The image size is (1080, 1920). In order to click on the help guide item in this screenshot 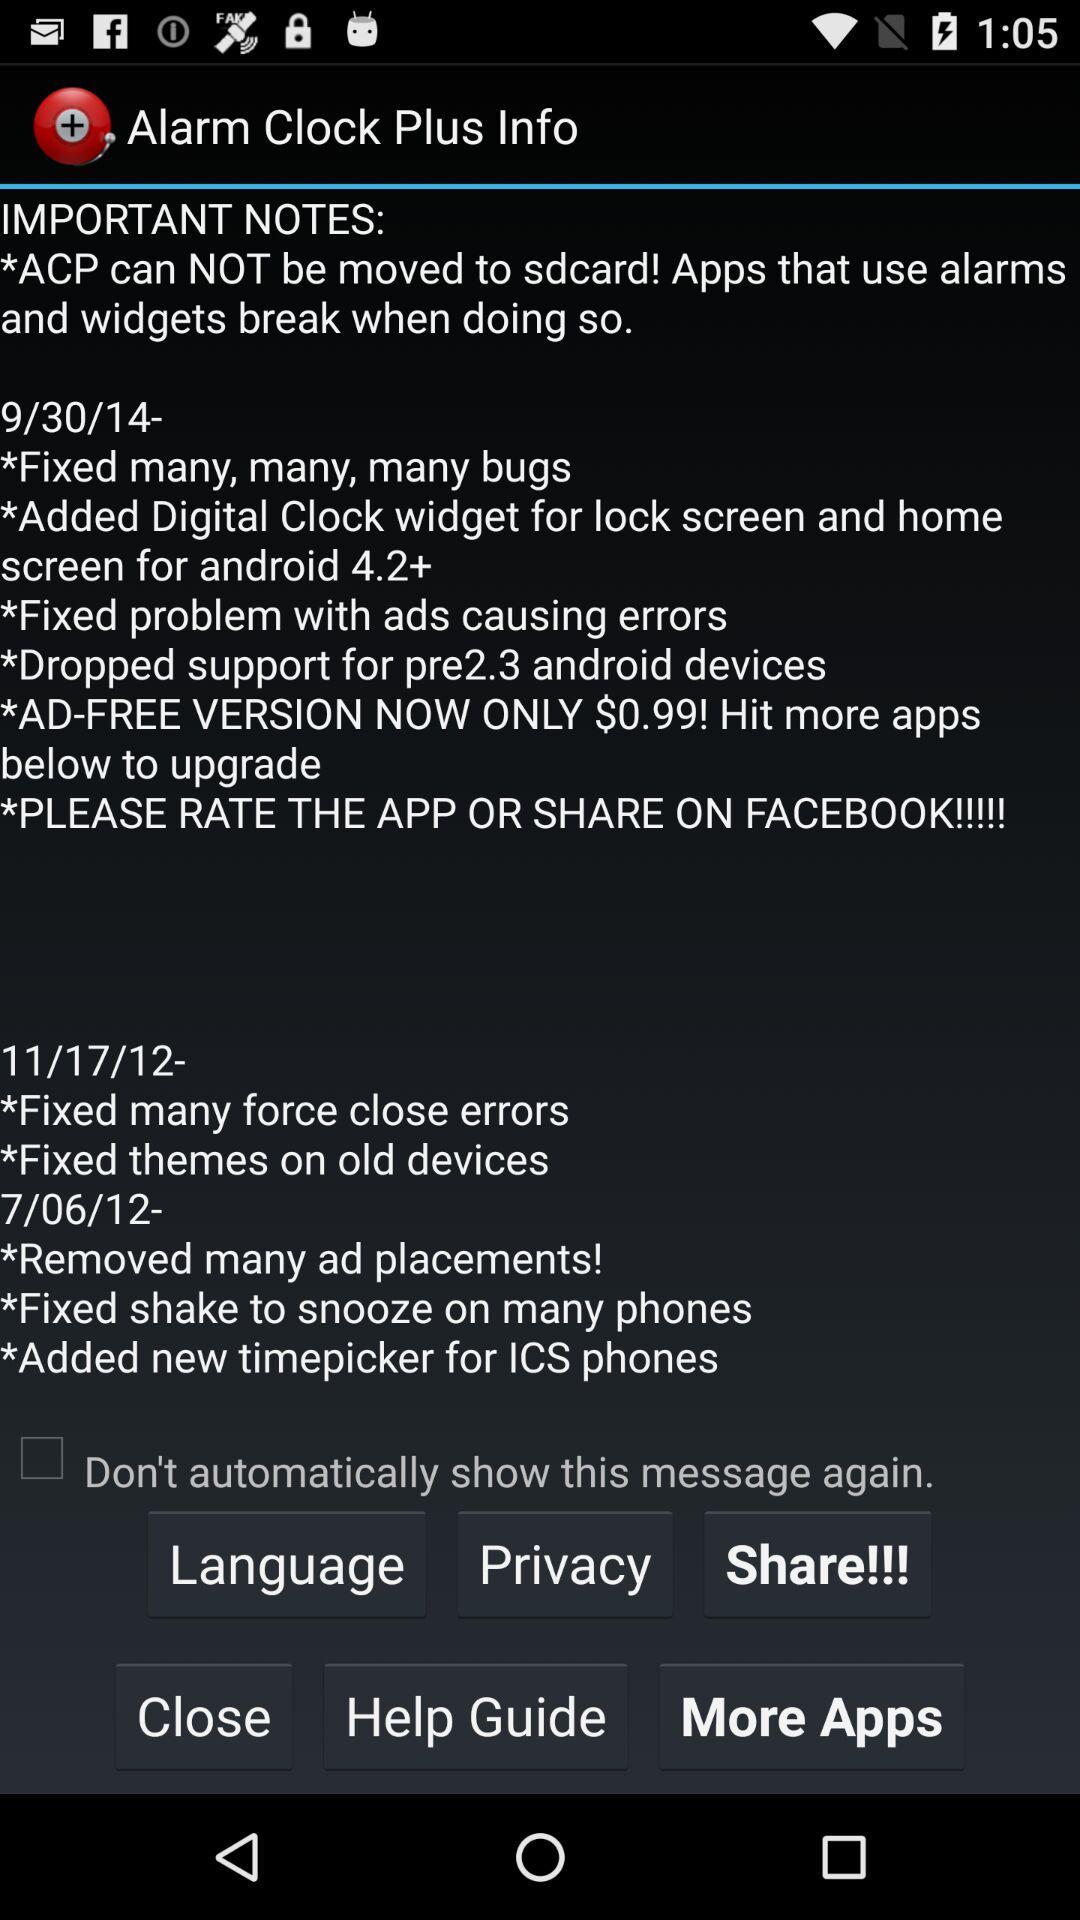, I will do `click(475, 1714)`.